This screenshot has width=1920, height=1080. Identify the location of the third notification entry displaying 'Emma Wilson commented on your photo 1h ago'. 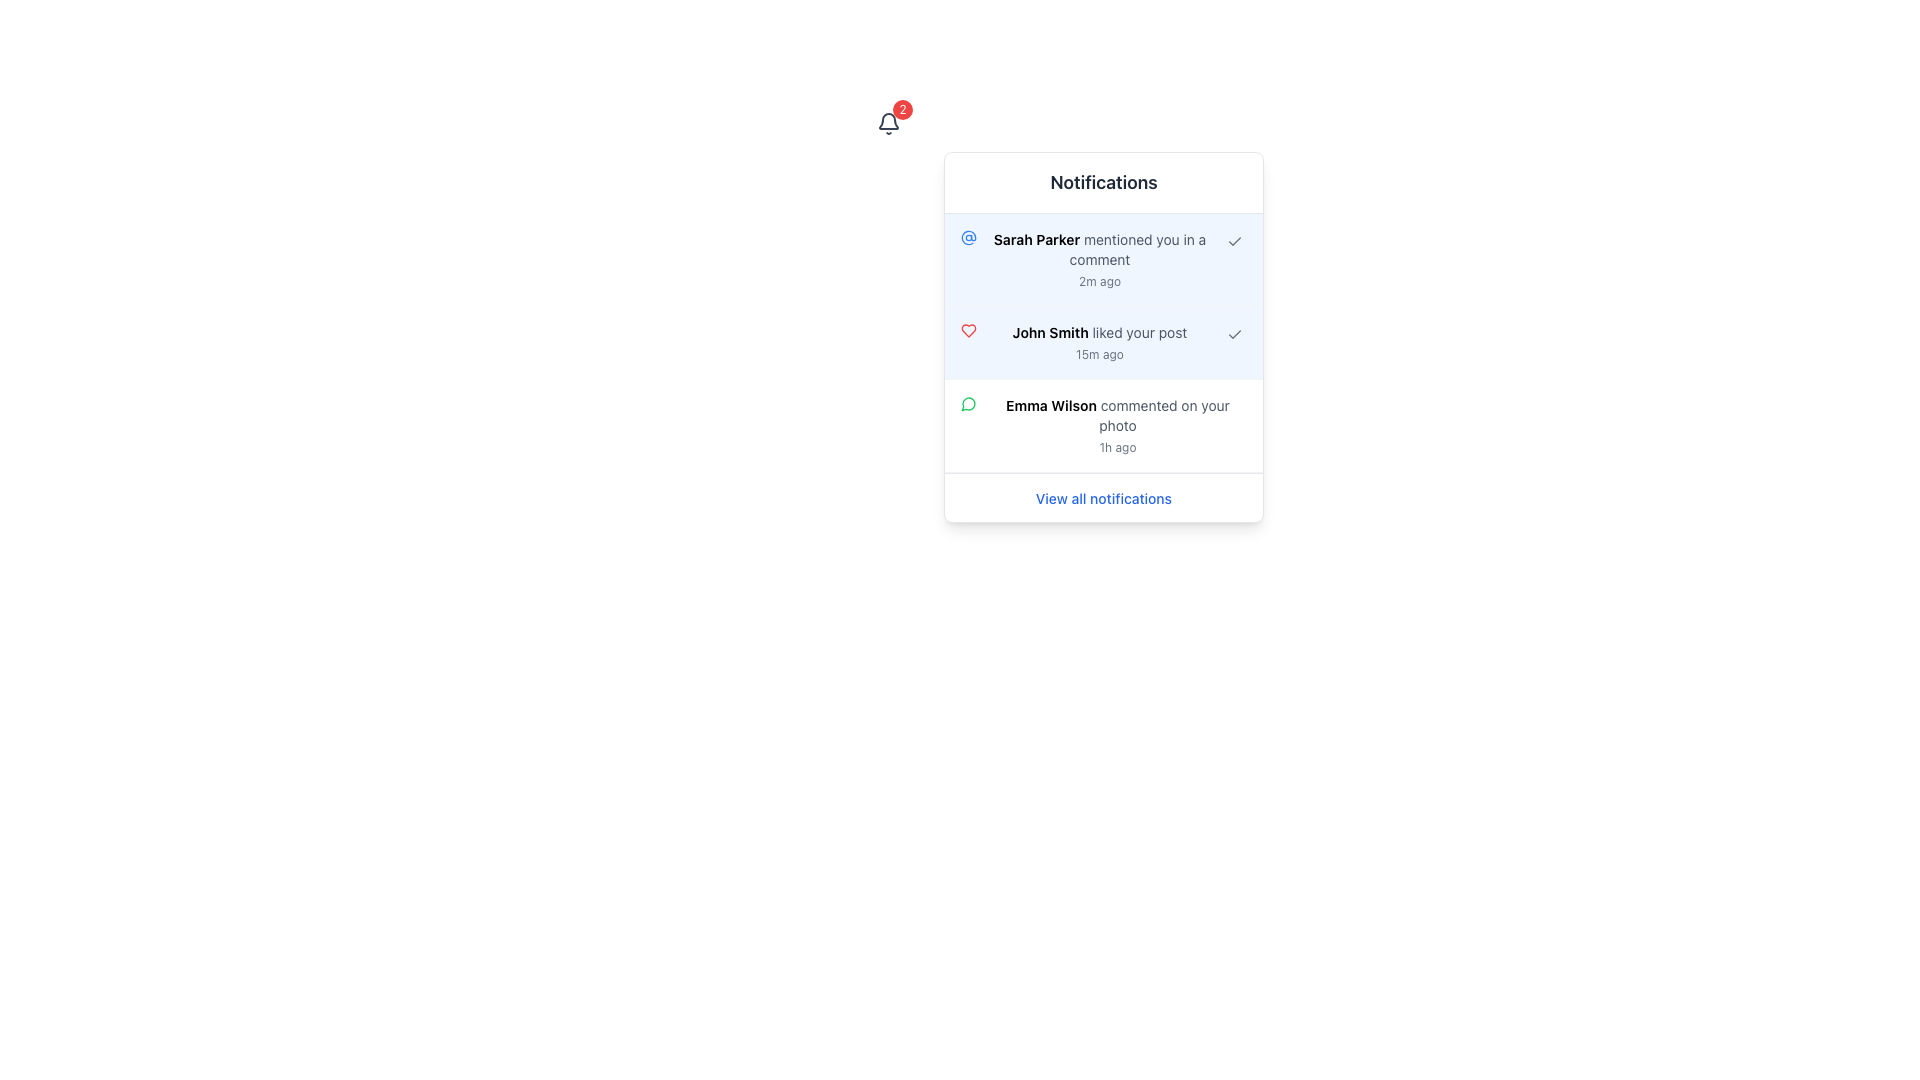
(1103, 425).